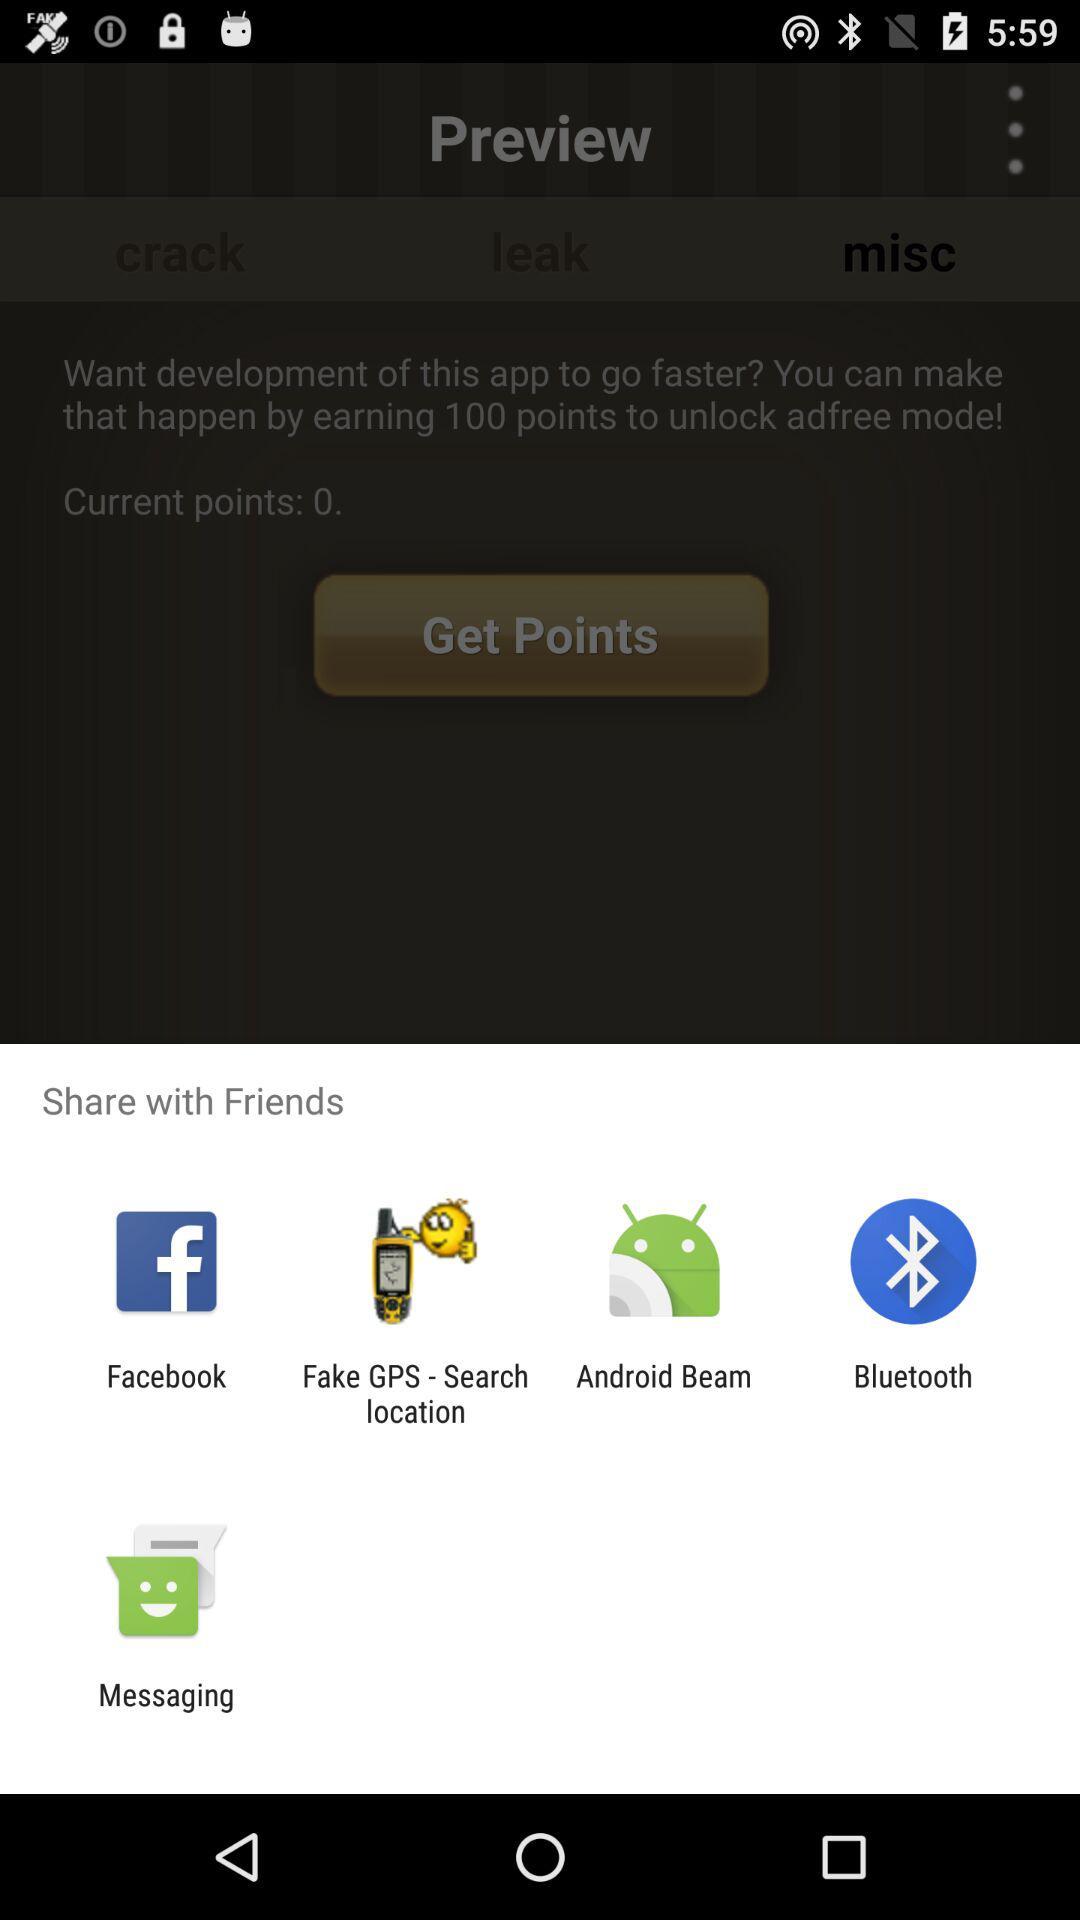  Describe the element at coordinates (913, 1392) in the screenshot. I see `bluetooth at the bottom right corner` at that location.